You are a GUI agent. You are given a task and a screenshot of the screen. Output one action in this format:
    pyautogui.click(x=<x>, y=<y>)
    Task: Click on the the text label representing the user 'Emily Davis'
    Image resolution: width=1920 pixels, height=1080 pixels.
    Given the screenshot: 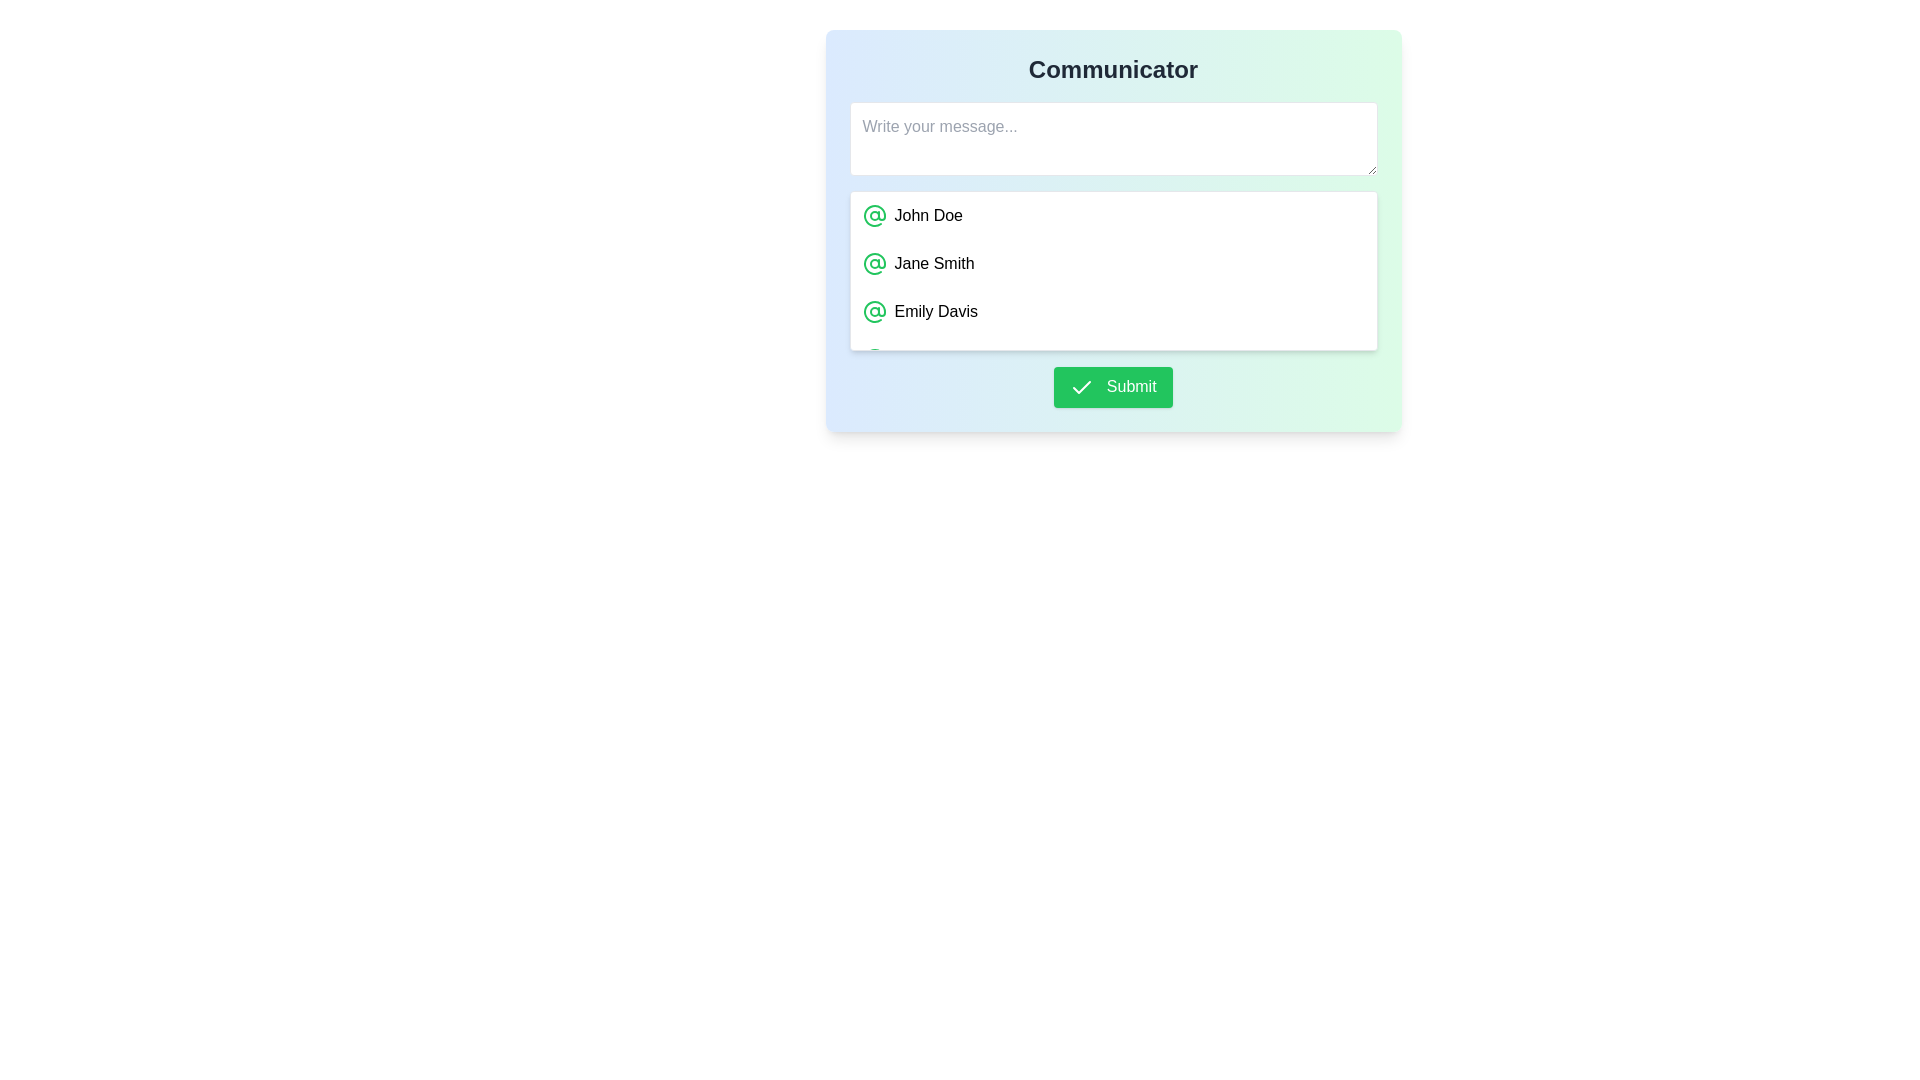 What is the action you would take?
    pyautogui.click(x=935, y=312)
    